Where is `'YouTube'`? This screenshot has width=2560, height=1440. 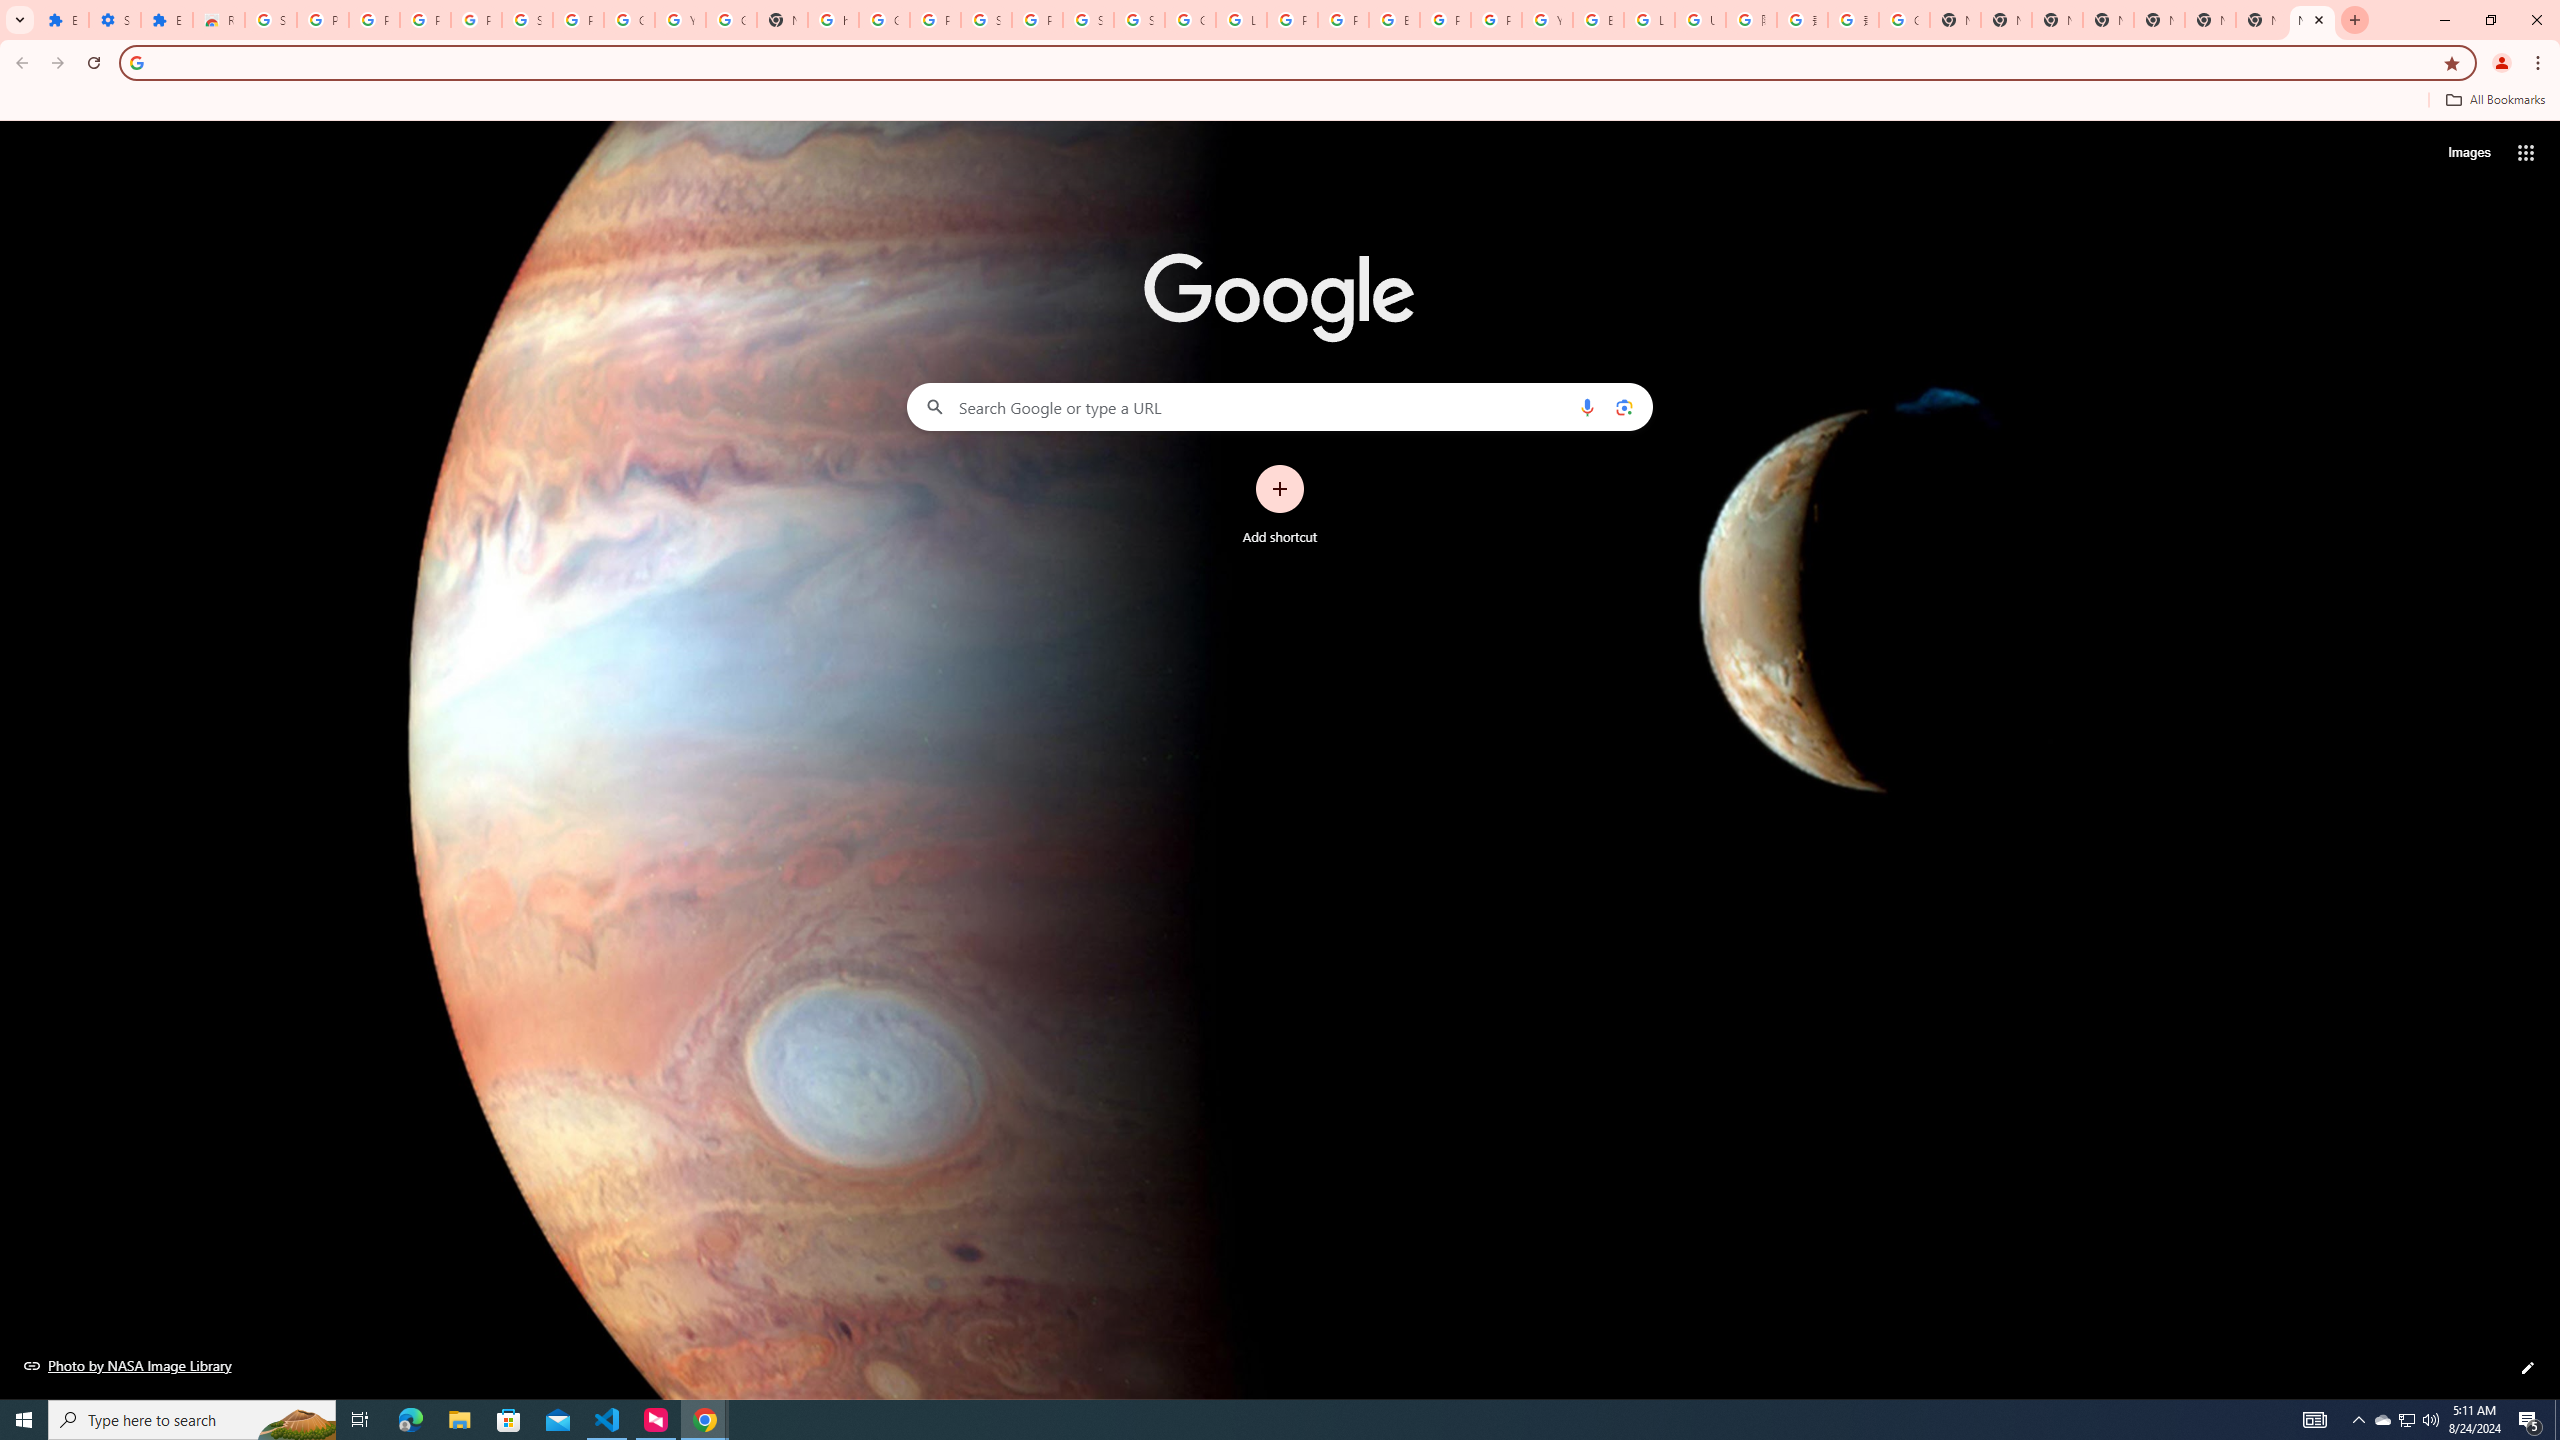 'YouTube' is located at coordinates (678, 19).